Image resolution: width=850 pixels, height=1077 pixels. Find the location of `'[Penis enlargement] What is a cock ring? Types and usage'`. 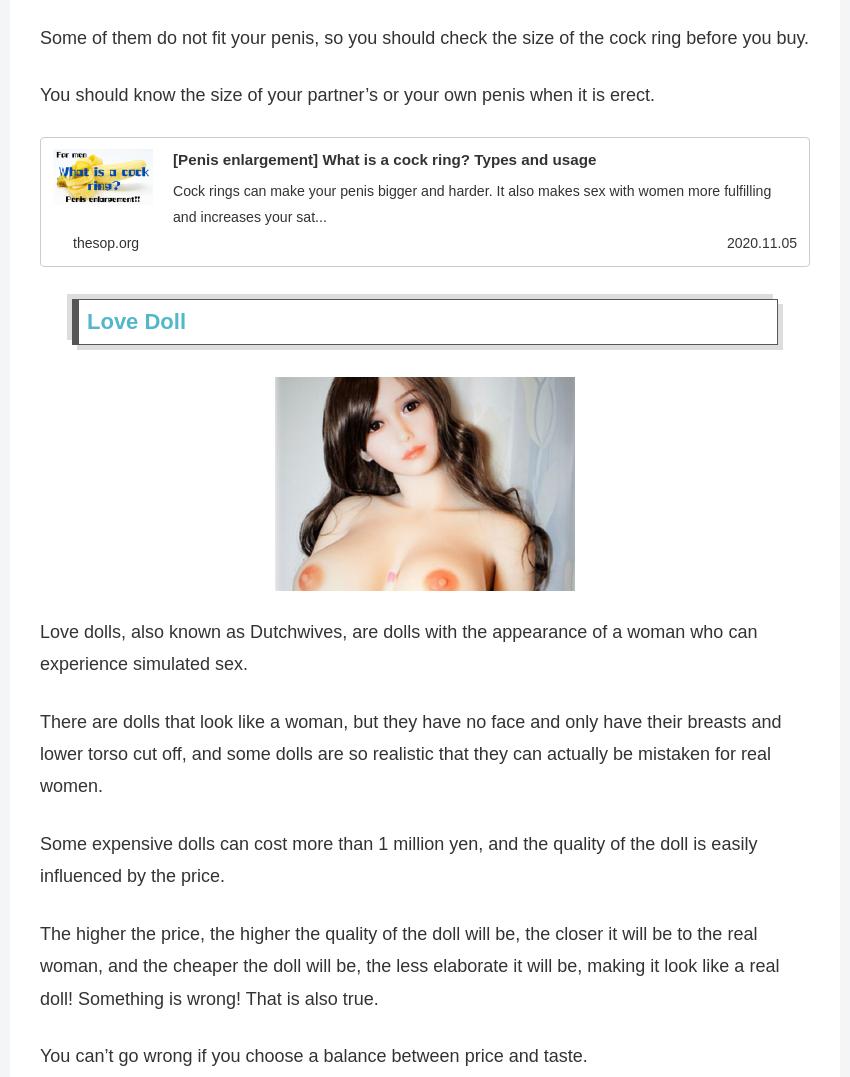

'[Penis enlargement] What is a cock ring? Types and usage' is located at coordinates (384, 161).